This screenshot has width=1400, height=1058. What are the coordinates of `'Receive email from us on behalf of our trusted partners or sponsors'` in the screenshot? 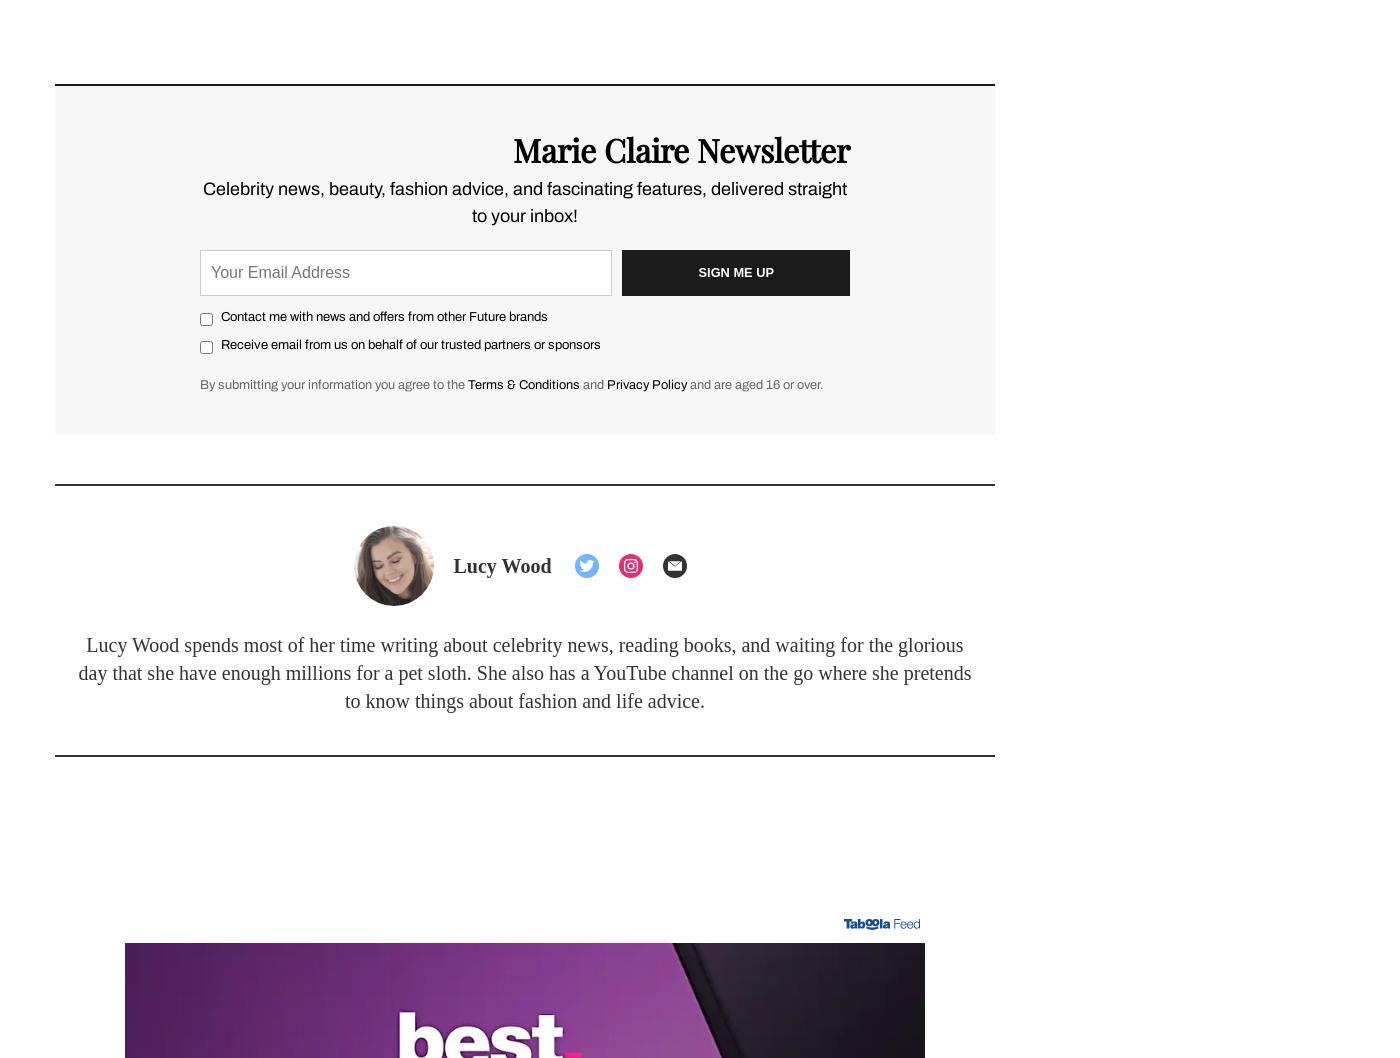 It's located at (411, 342).